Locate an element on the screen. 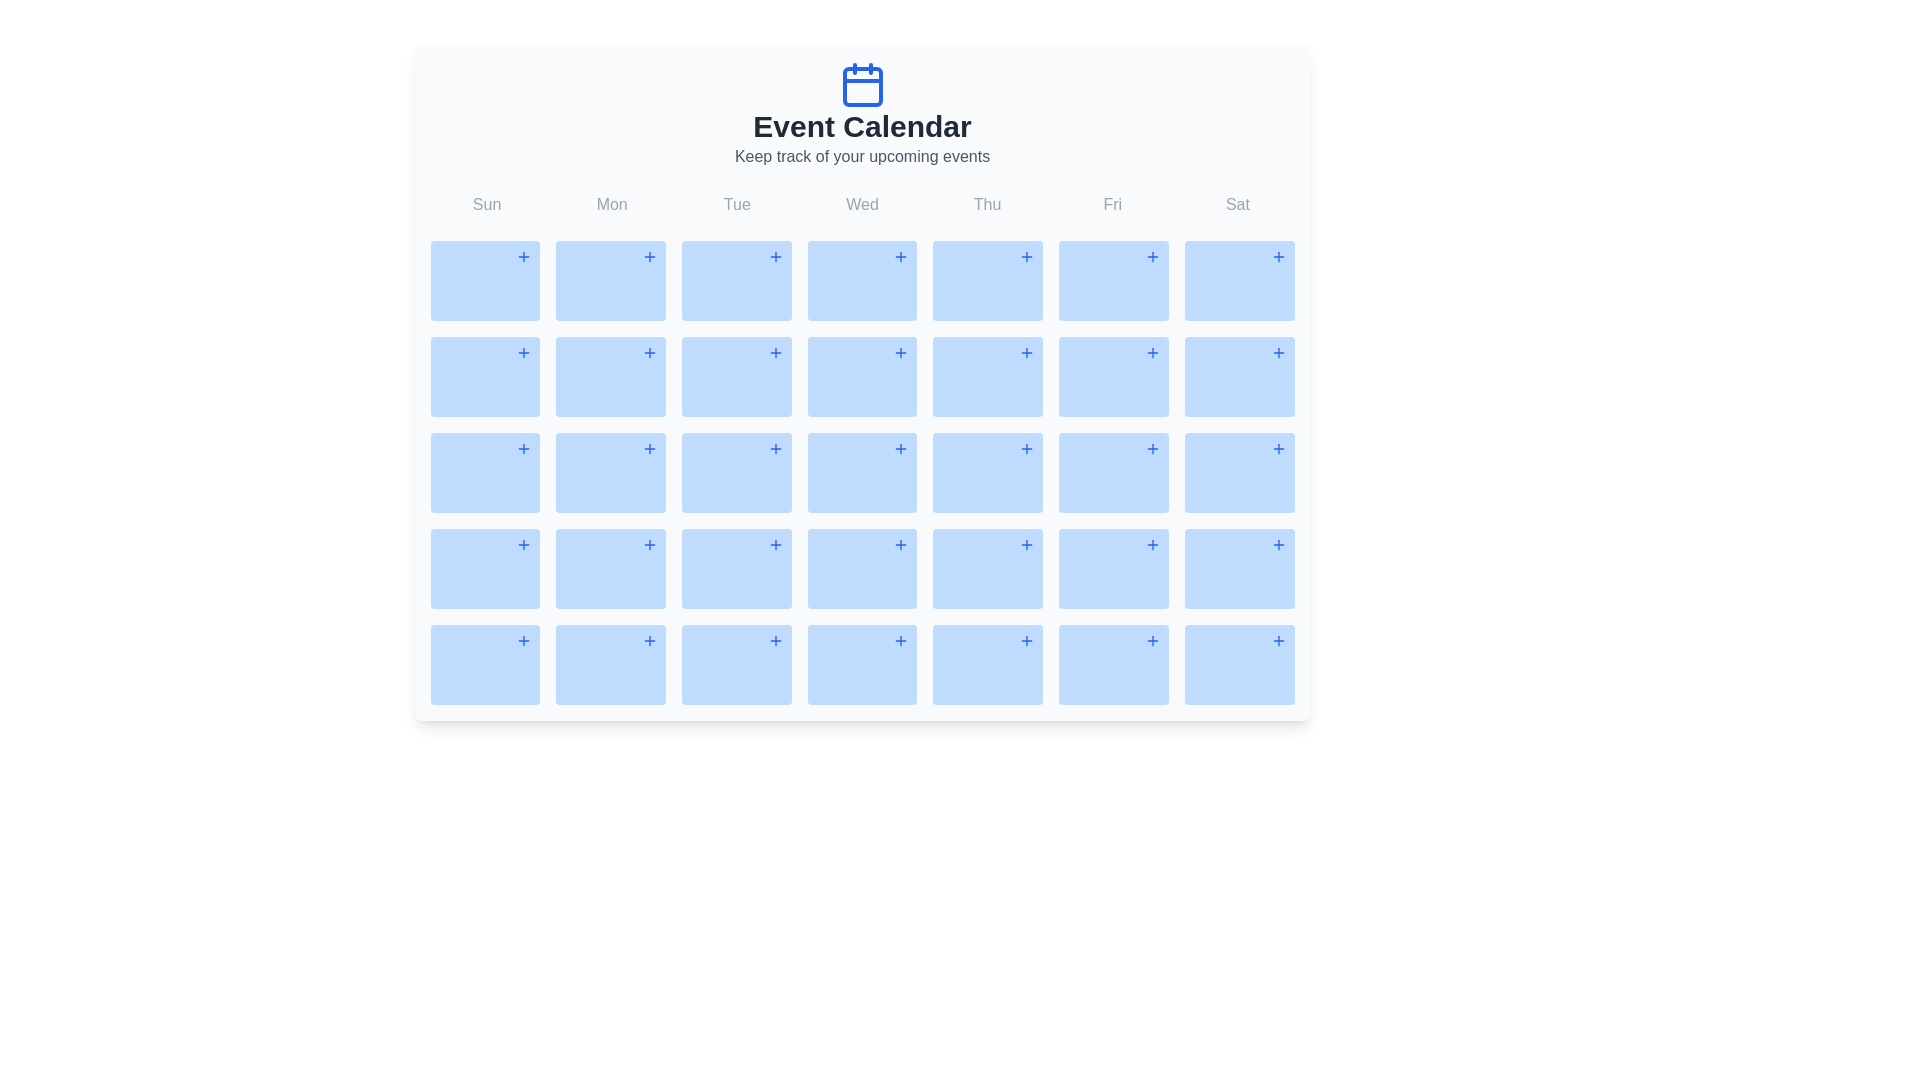 Image resolution: width=1920 pixels, height=1080 pixels. the date box in the calendar located in the leftmost column (Sunday) is located at coordinates (485, 473).